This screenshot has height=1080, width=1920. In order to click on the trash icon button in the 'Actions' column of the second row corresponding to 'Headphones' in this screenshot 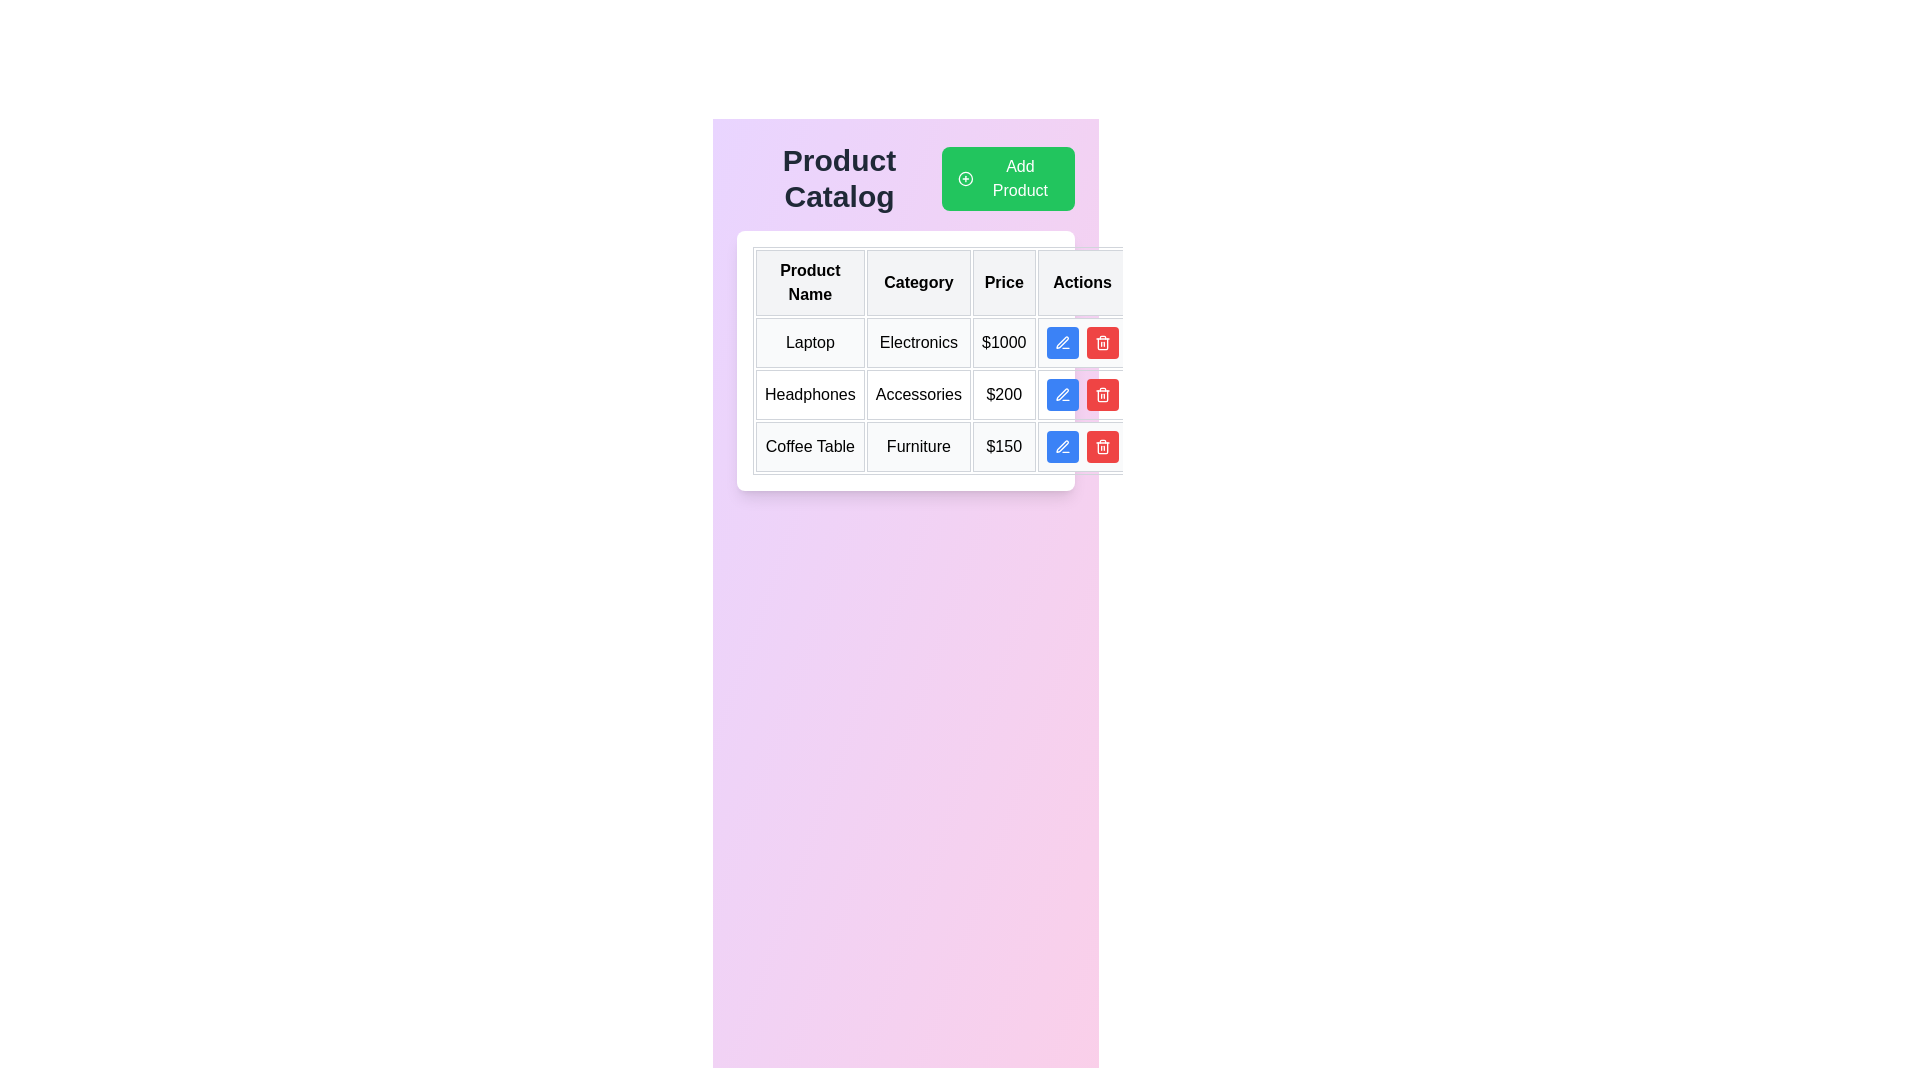, I will do `click(1101, 396)`.